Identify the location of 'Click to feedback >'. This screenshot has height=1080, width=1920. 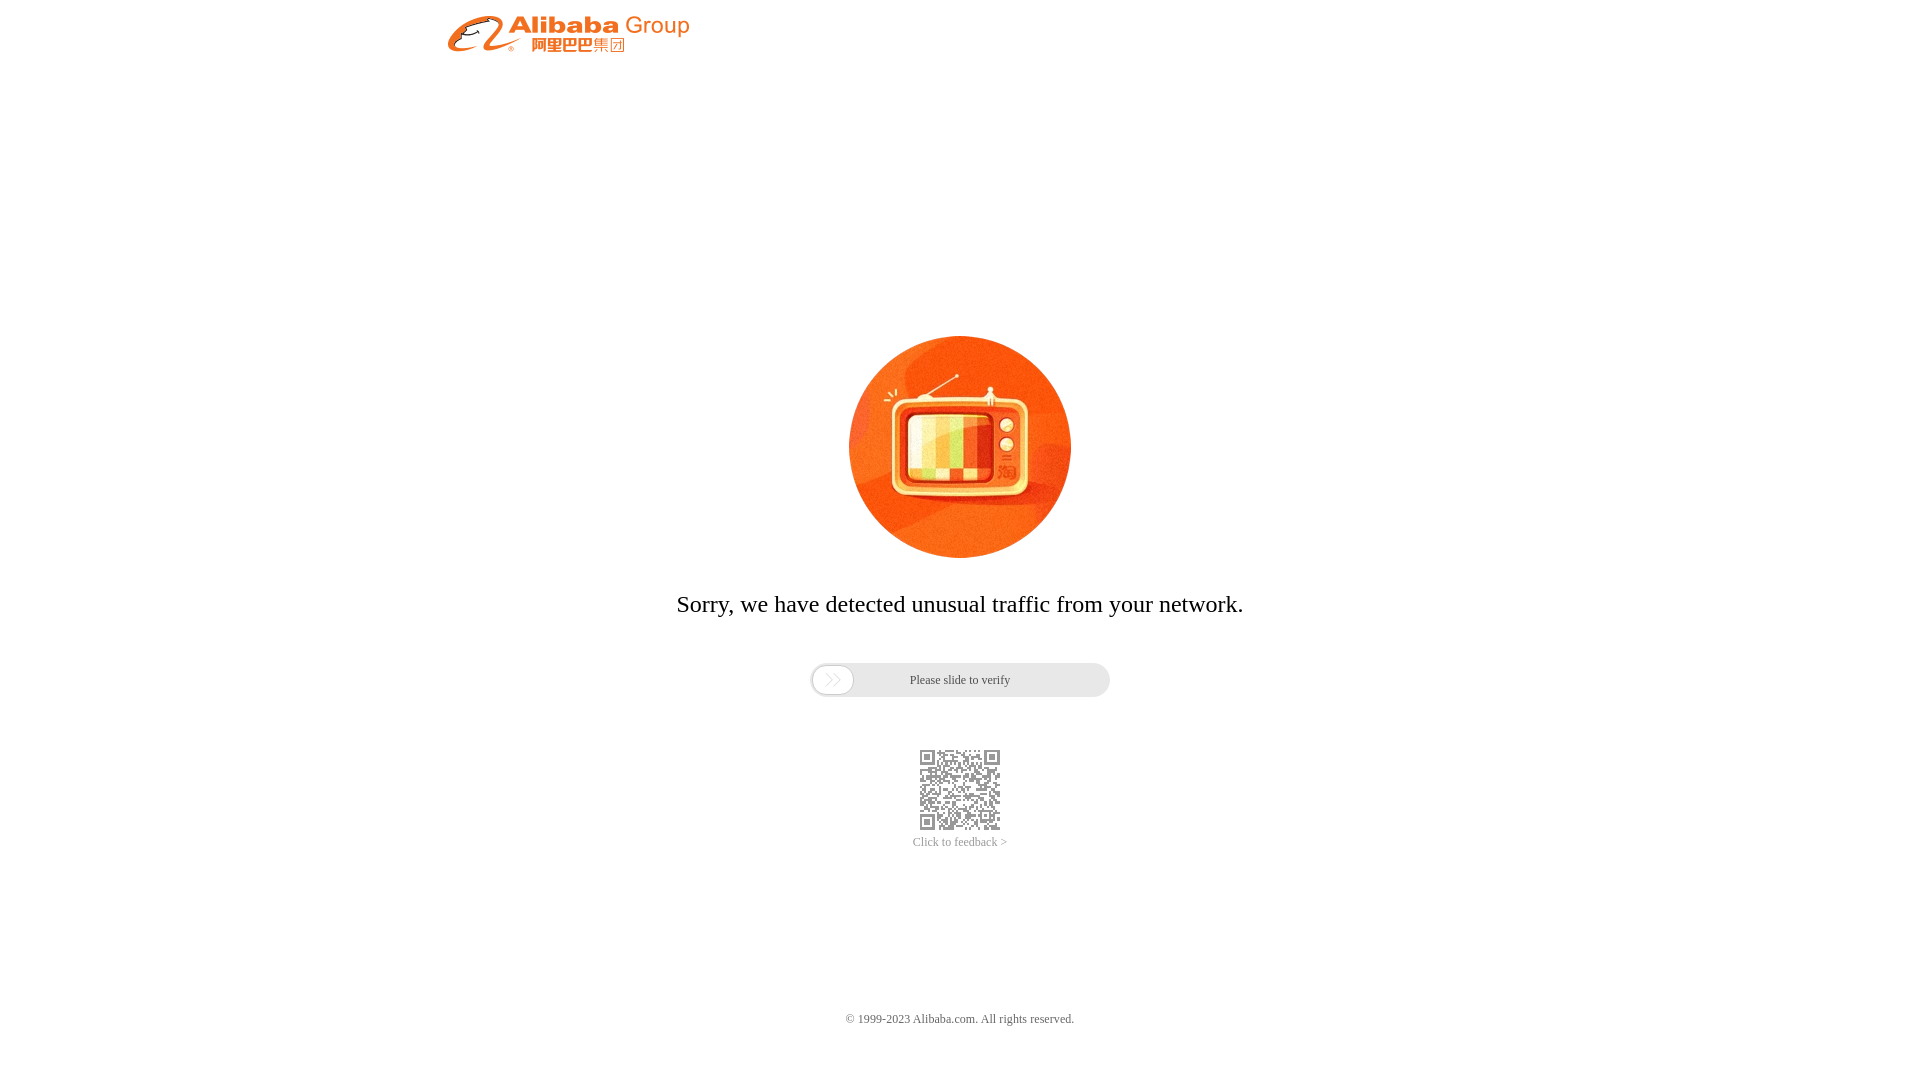
(960, 842).